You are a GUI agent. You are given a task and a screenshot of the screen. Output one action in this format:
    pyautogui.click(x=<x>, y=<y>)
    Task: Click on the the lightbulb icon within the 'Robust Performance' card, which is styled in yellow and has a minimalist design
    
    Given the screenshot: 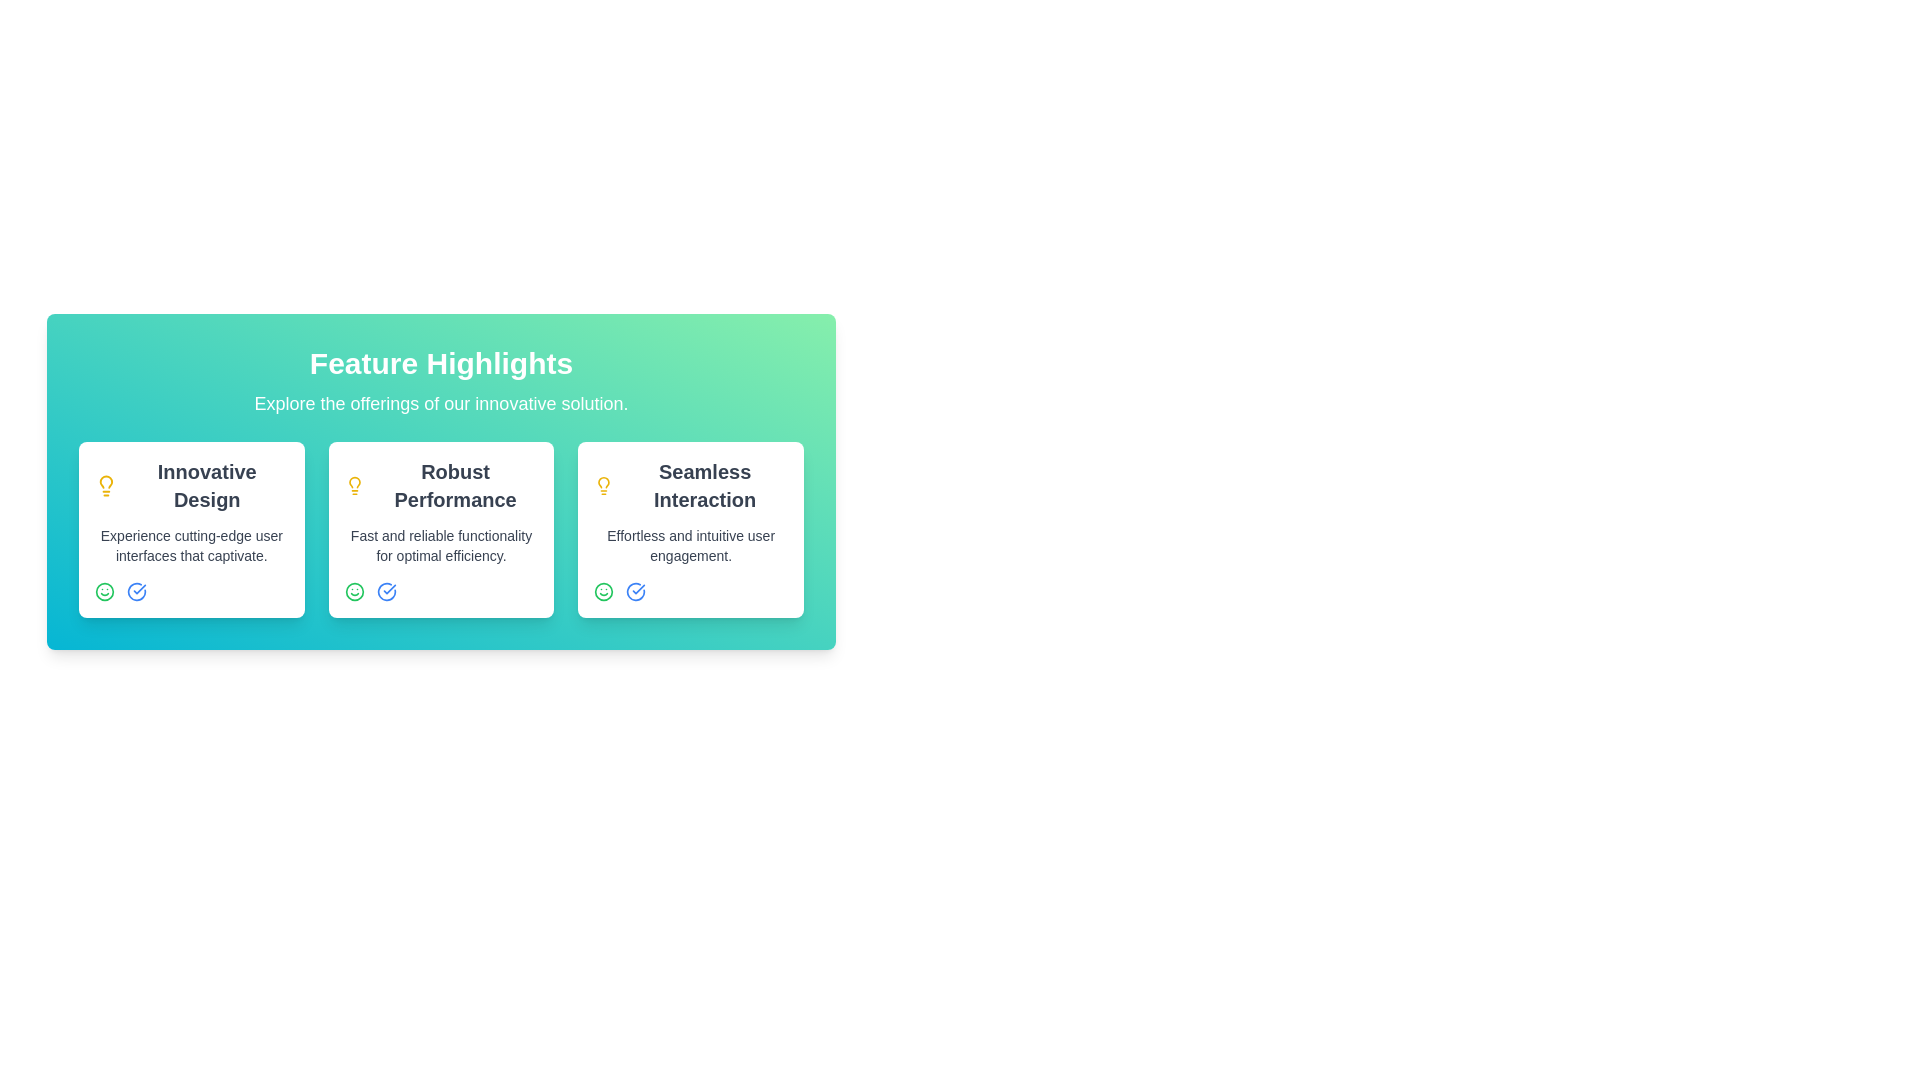 What is the action you would take?
    pyautogui.click(x=354, y=482)
    